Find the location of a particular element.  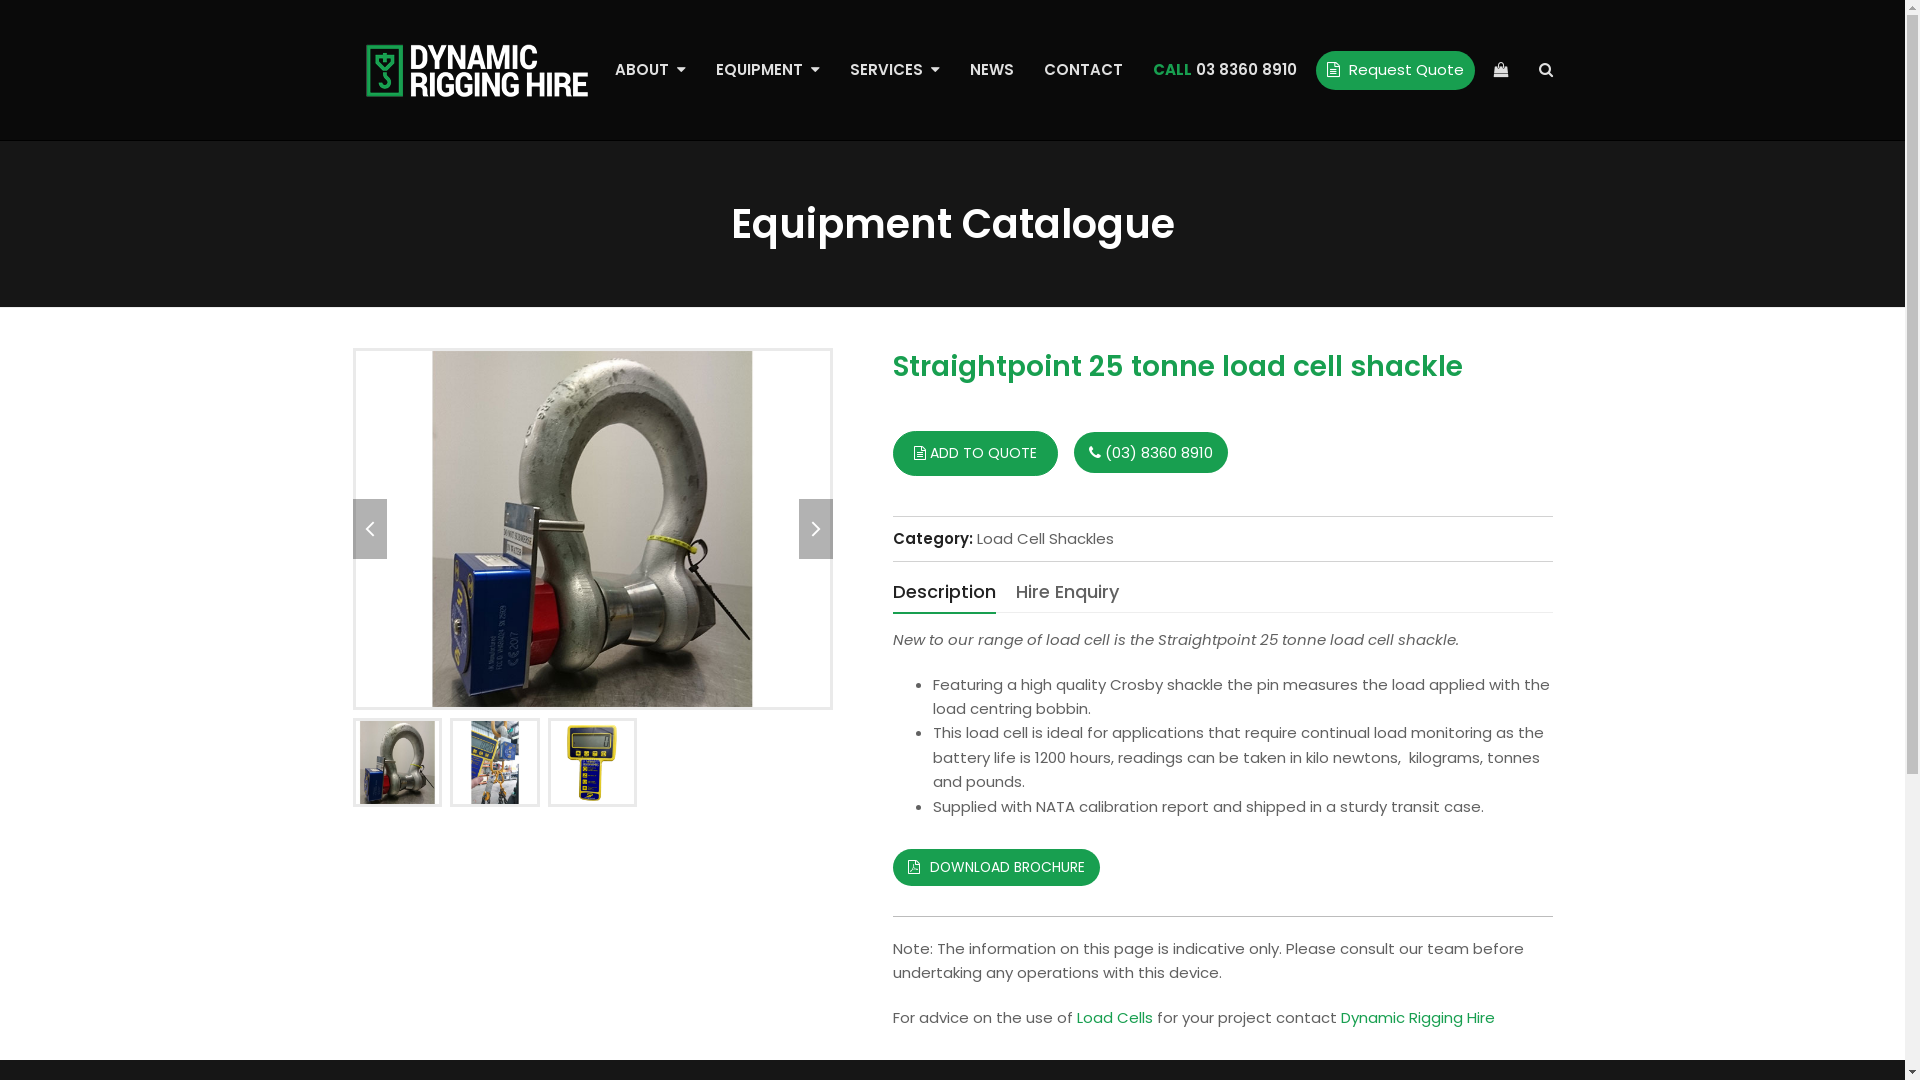

'DOWNLOAD BROCHURE' is located at coordinates (891, 866).